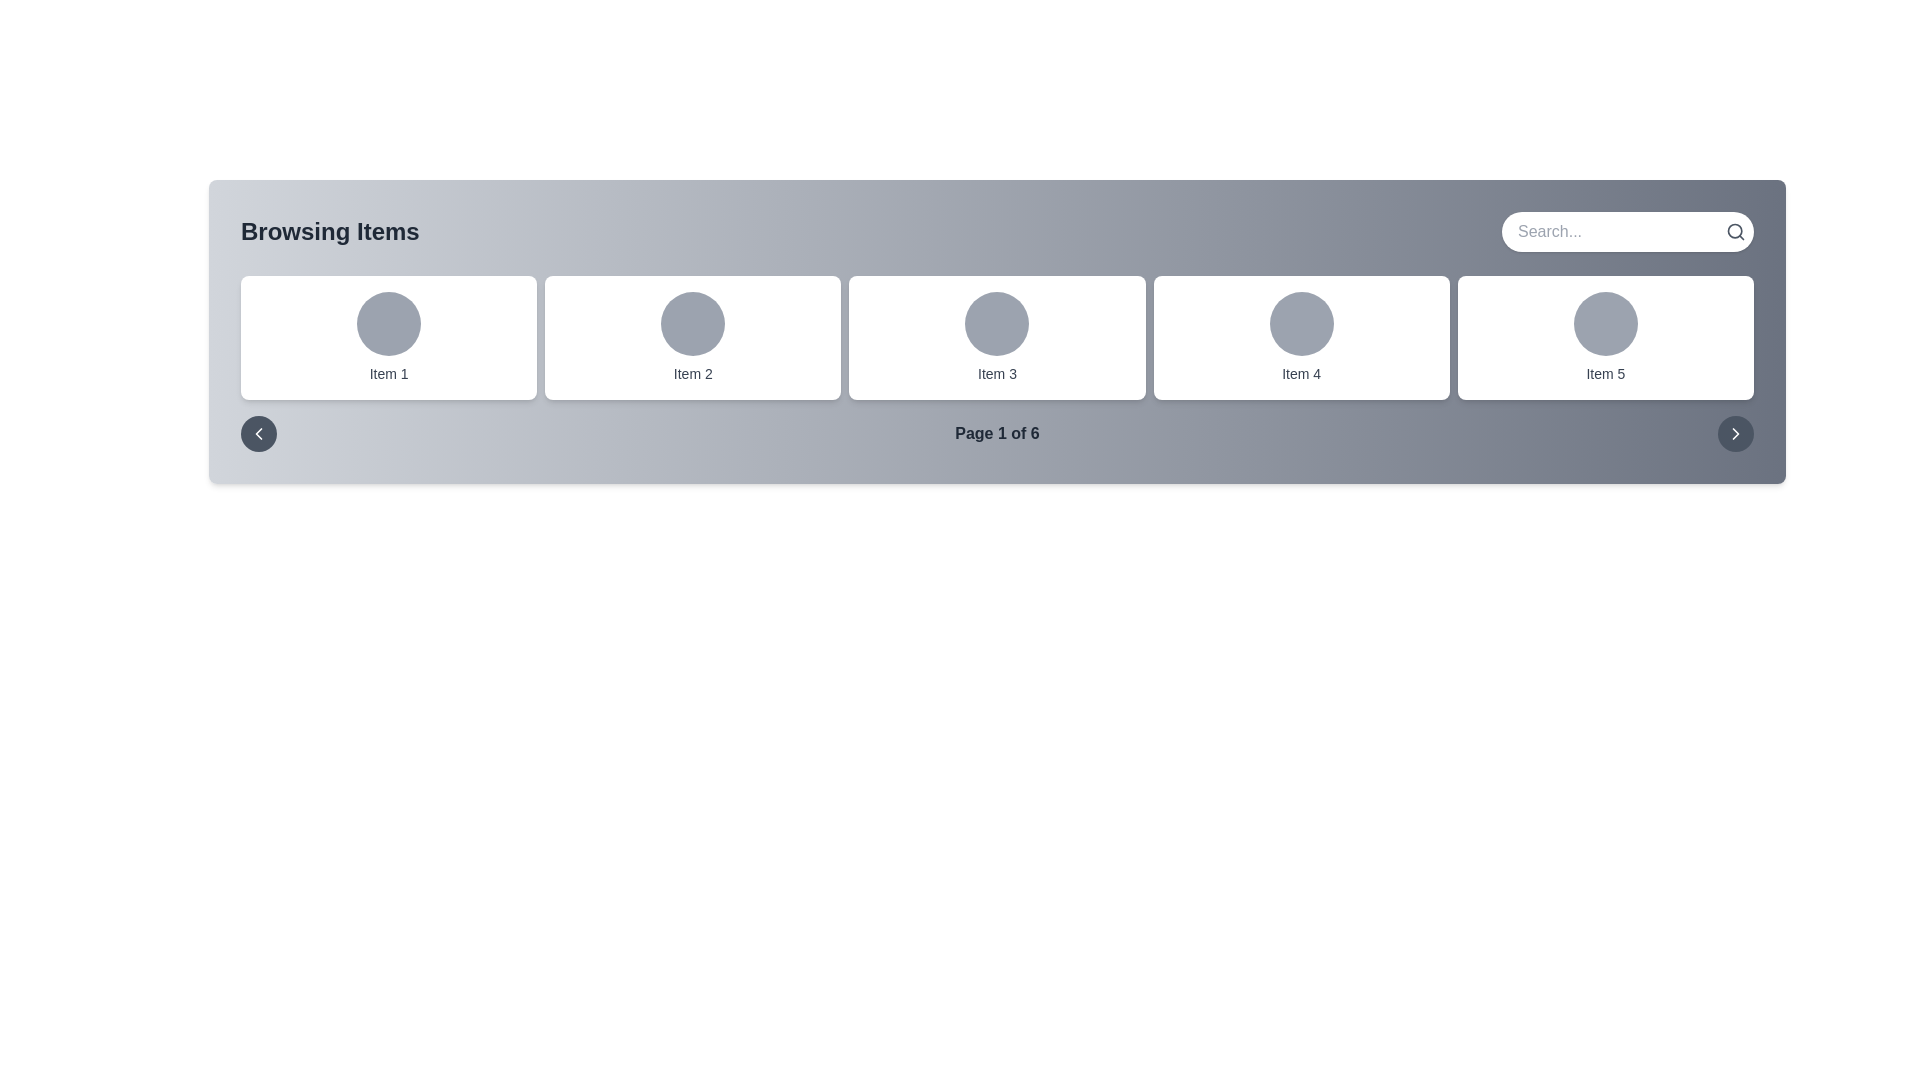  Describe the element at coordinates (1301, 374) in the screenshot. I see `text label 'Item 4' located below the circular graphic of the fourth card in a horizontal list of cards` at that location.